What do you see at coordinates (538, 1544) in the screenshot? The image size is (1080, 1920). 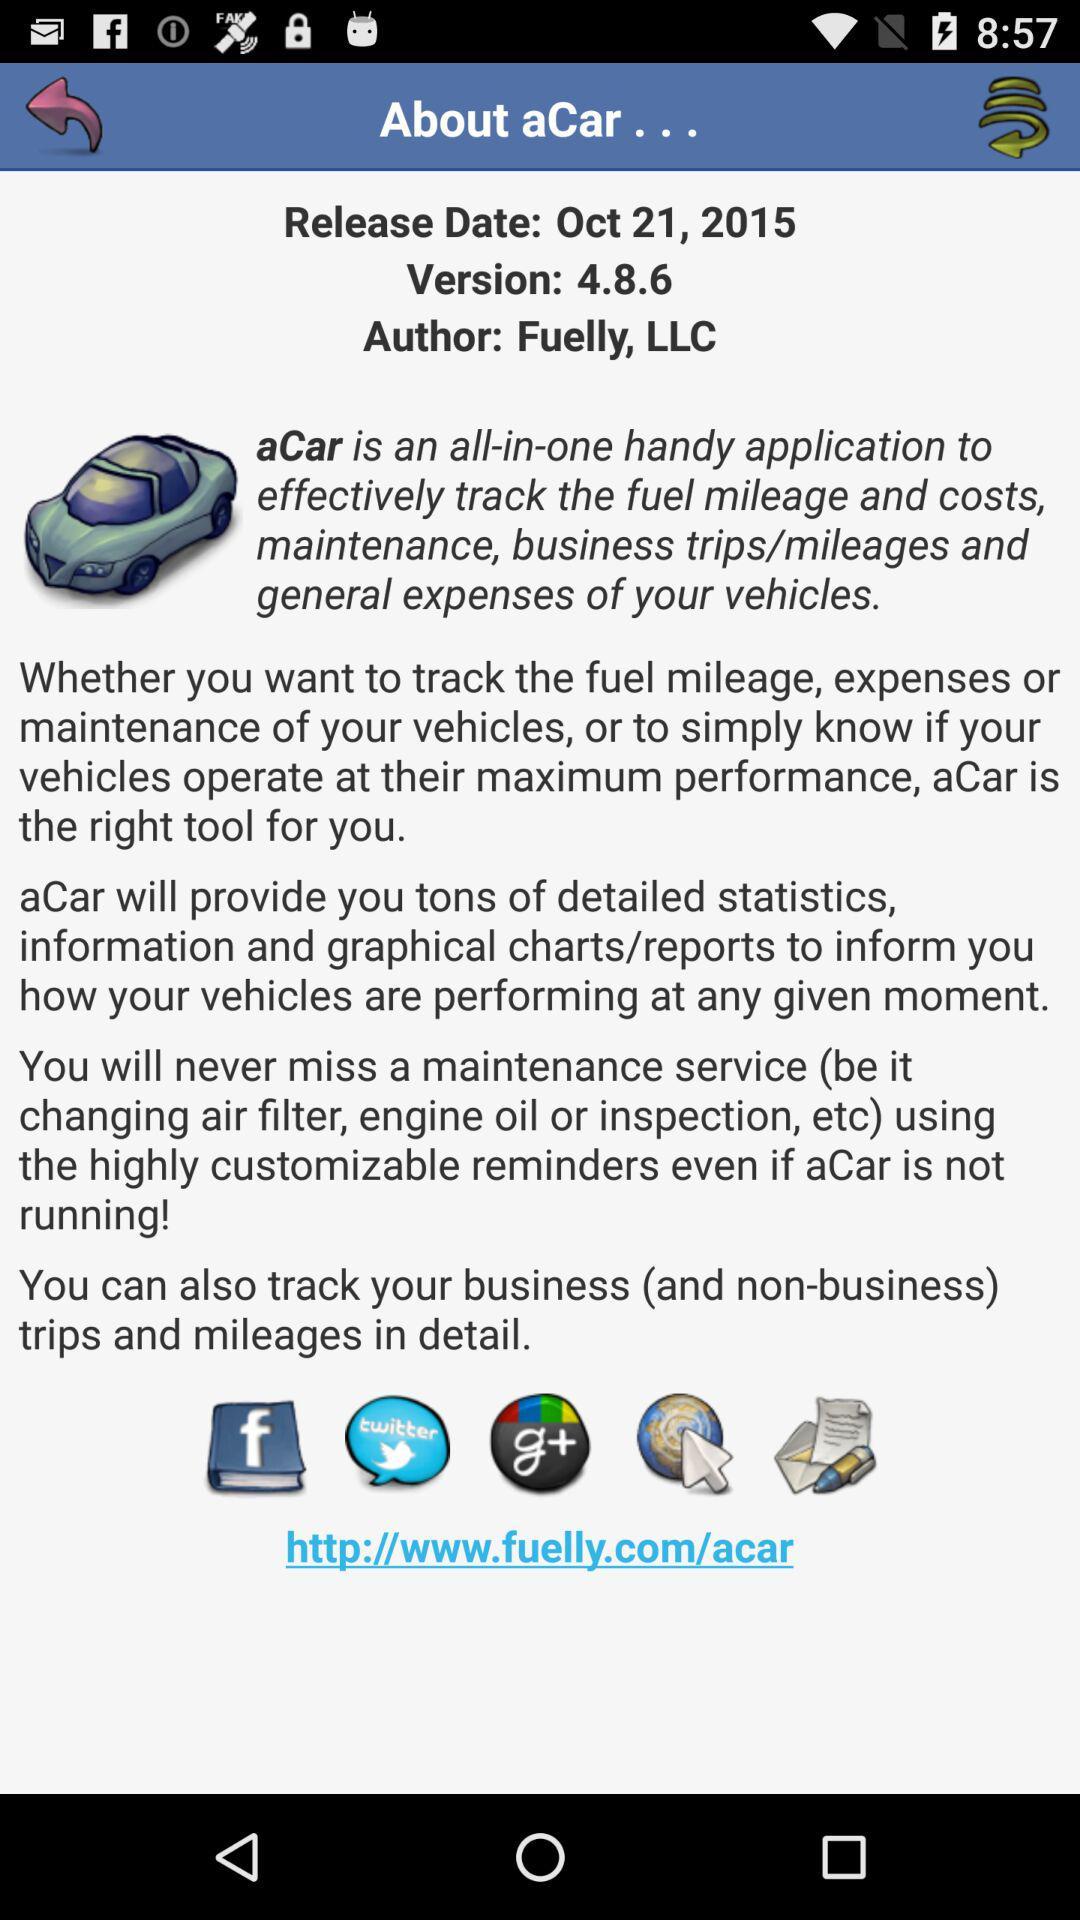 I see `http www fuelly app` at bounding box center [538, 1544].